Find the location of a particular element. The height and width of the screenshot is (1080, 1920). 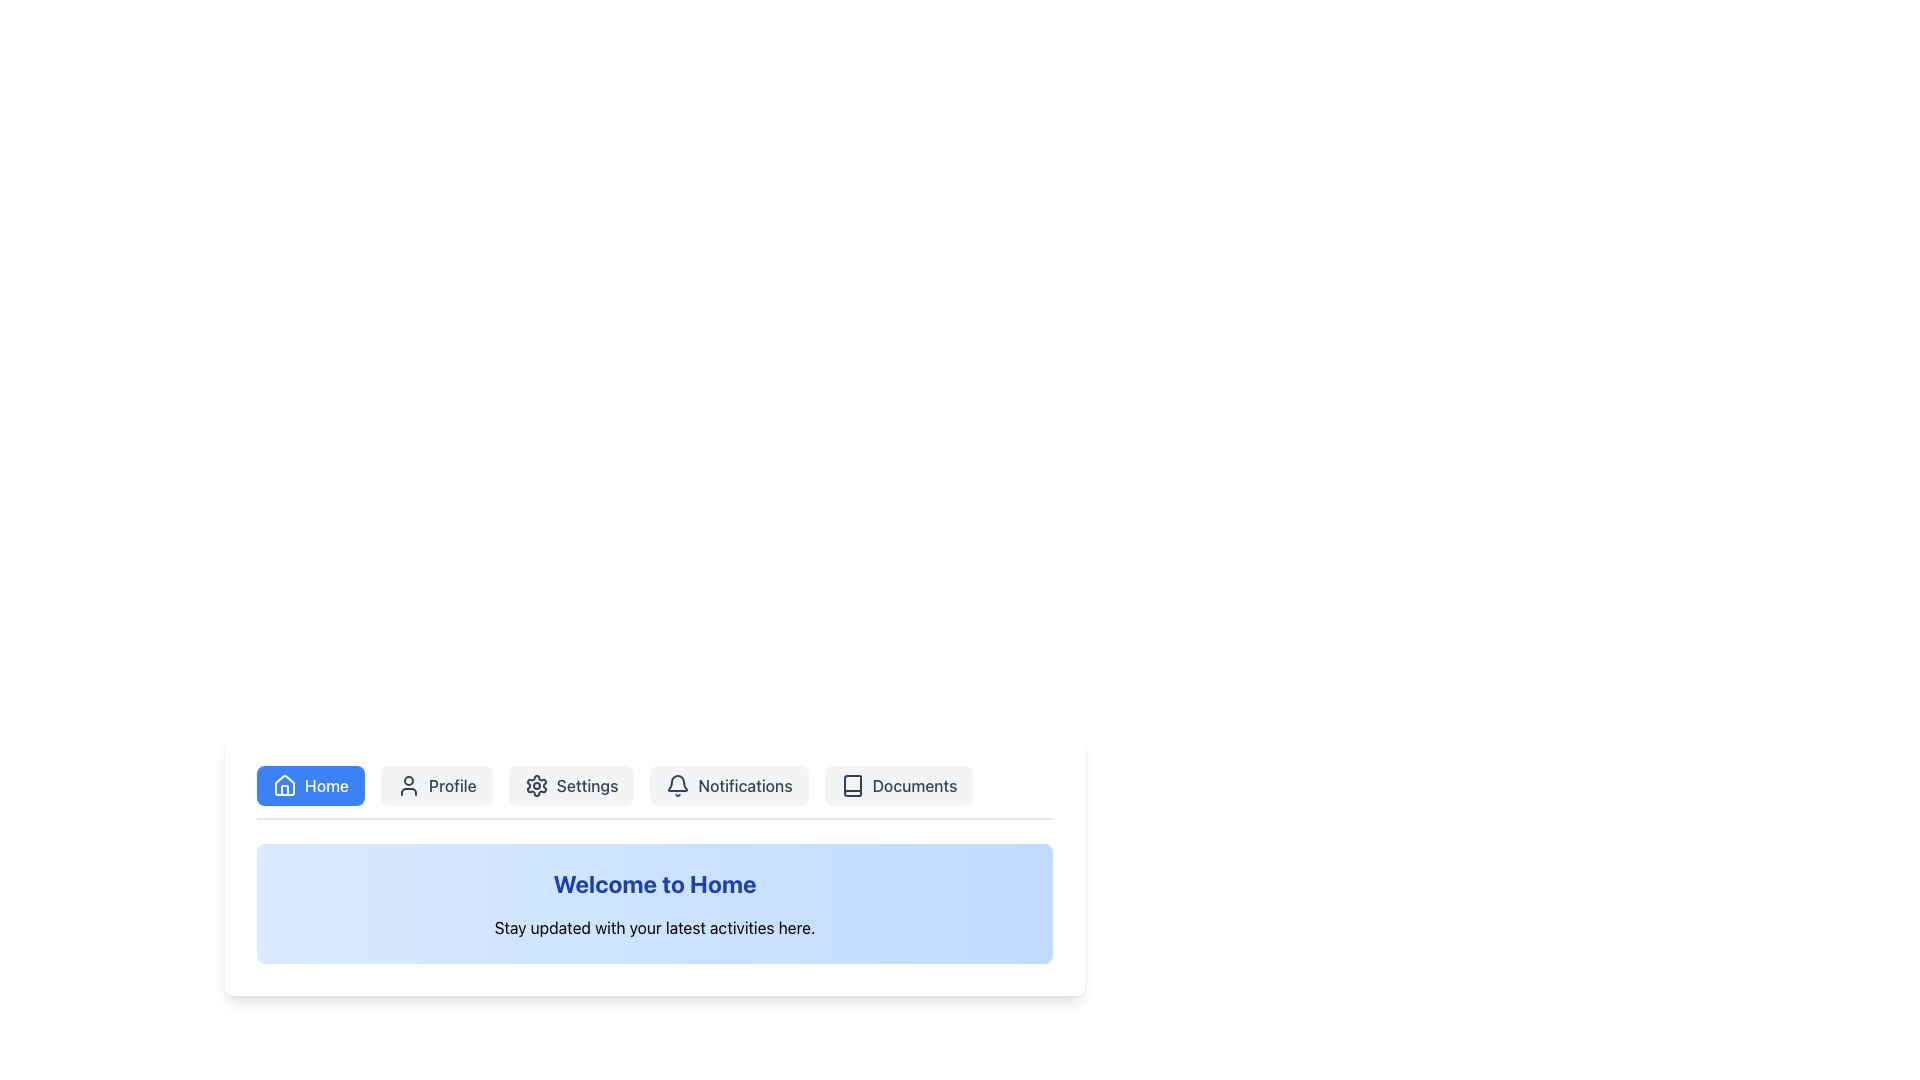

the profile navigation button located between the 'Home' and 'Settings' buttons is located at coordinates (435, 785).